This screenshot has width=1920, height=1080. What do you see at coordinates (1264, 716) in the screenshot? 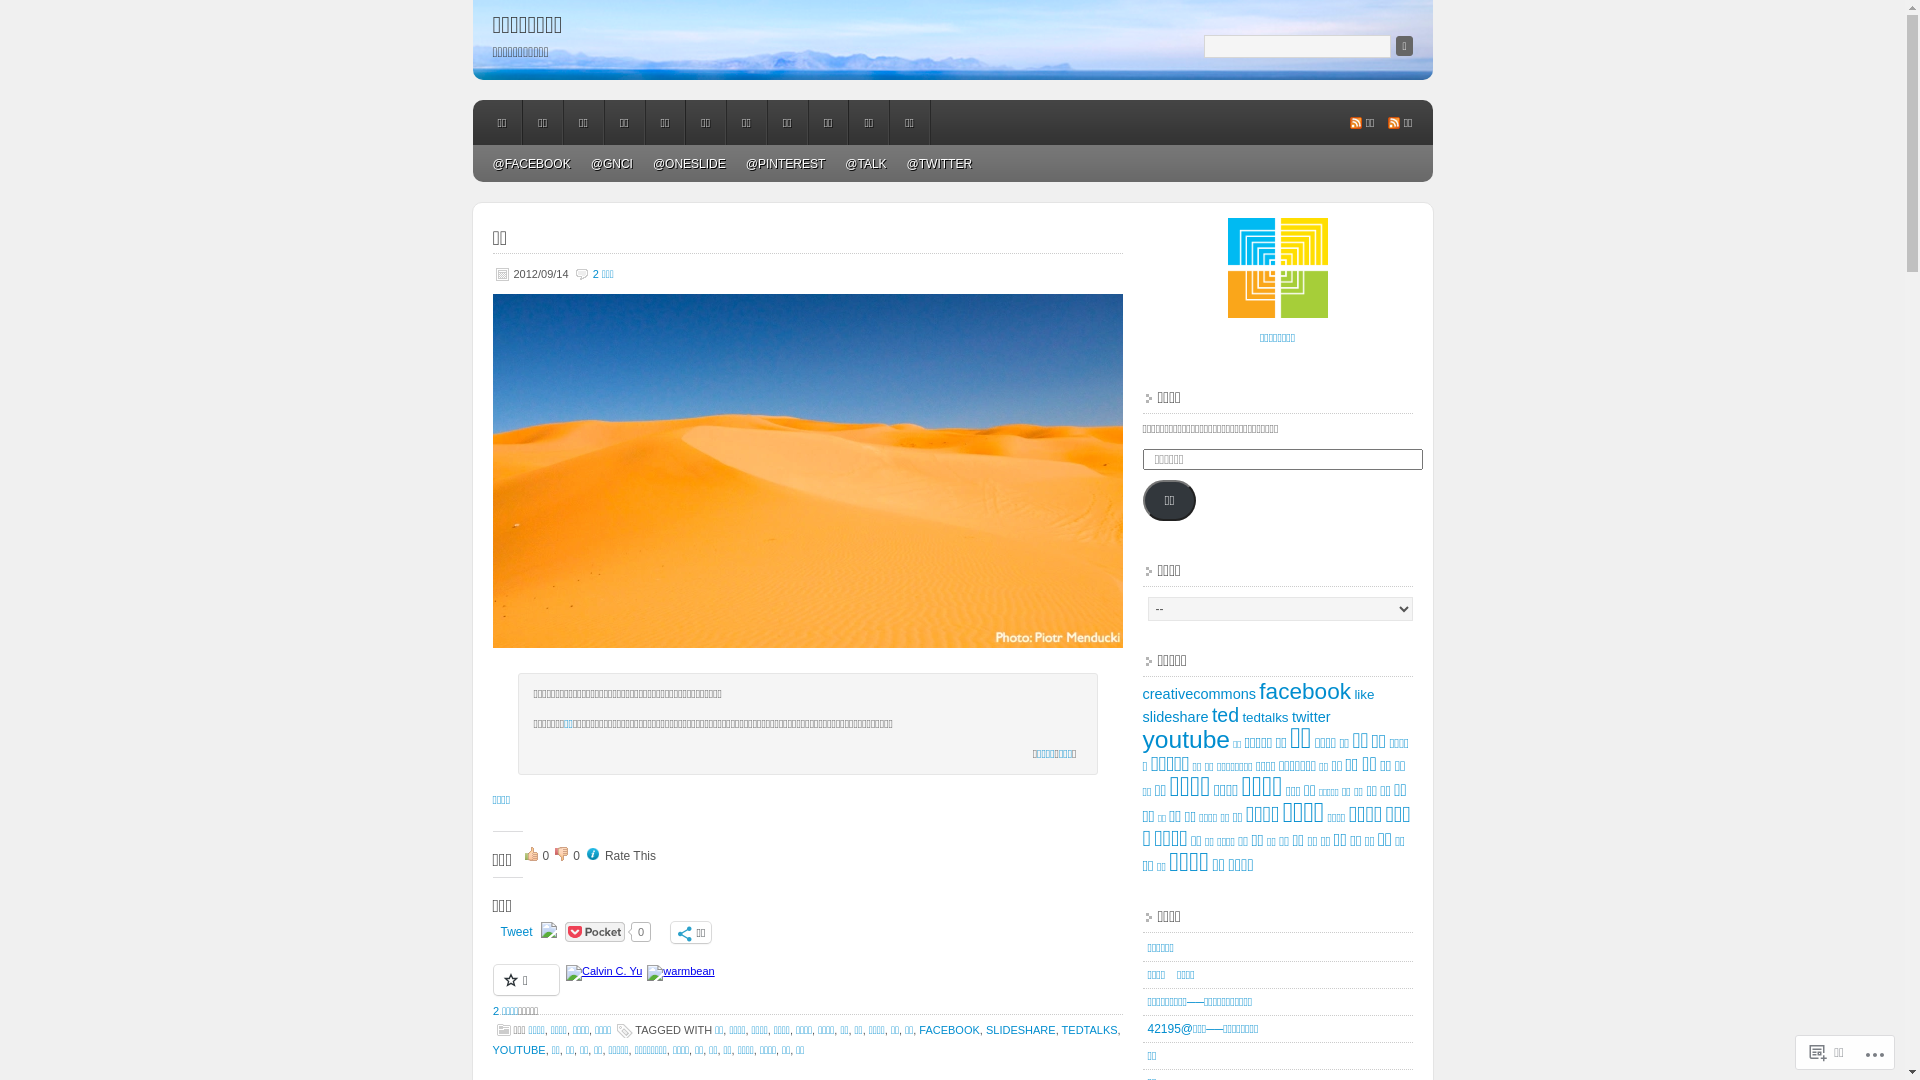
I see `'tedtalks'` at bounding box center [1264, 716].